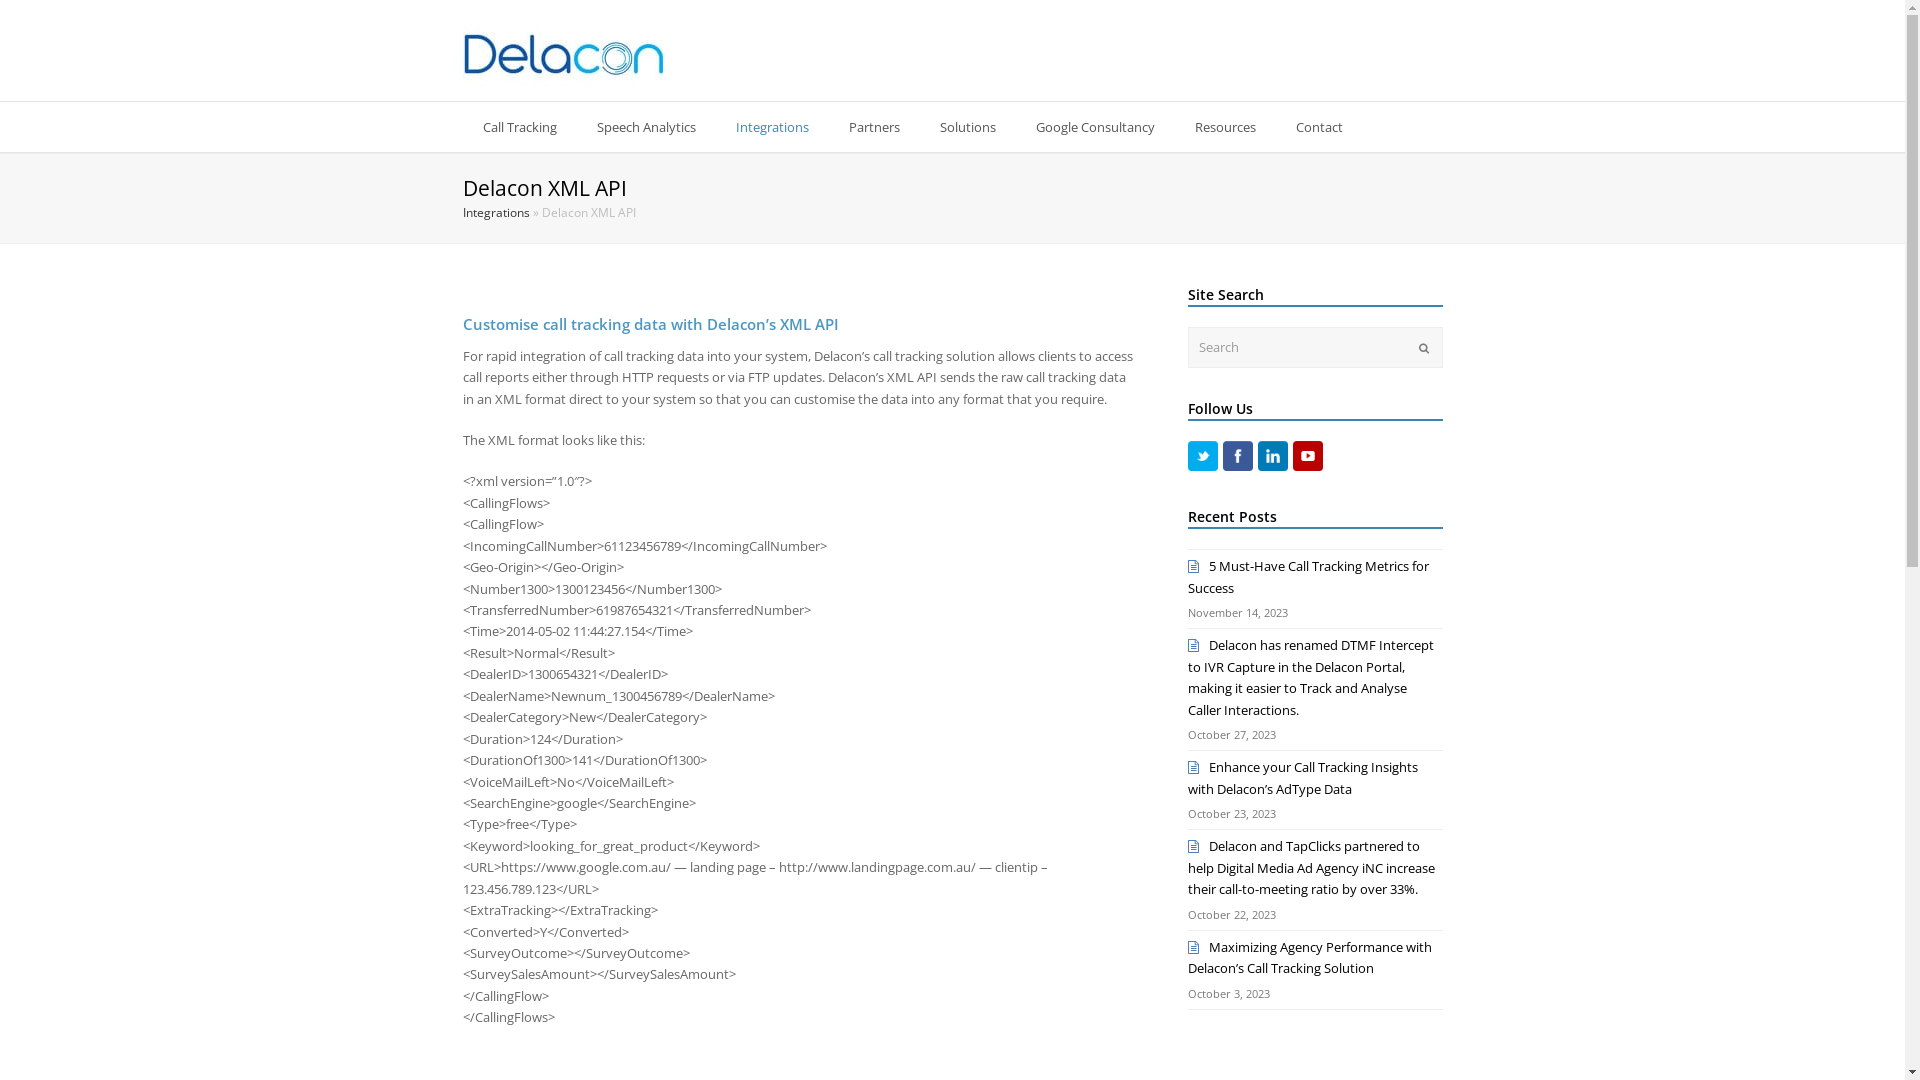  What do you see at coordinates (645, 127) in the screenshot?
I see `'Speech Analytics'` at bounding box center [645, 127].